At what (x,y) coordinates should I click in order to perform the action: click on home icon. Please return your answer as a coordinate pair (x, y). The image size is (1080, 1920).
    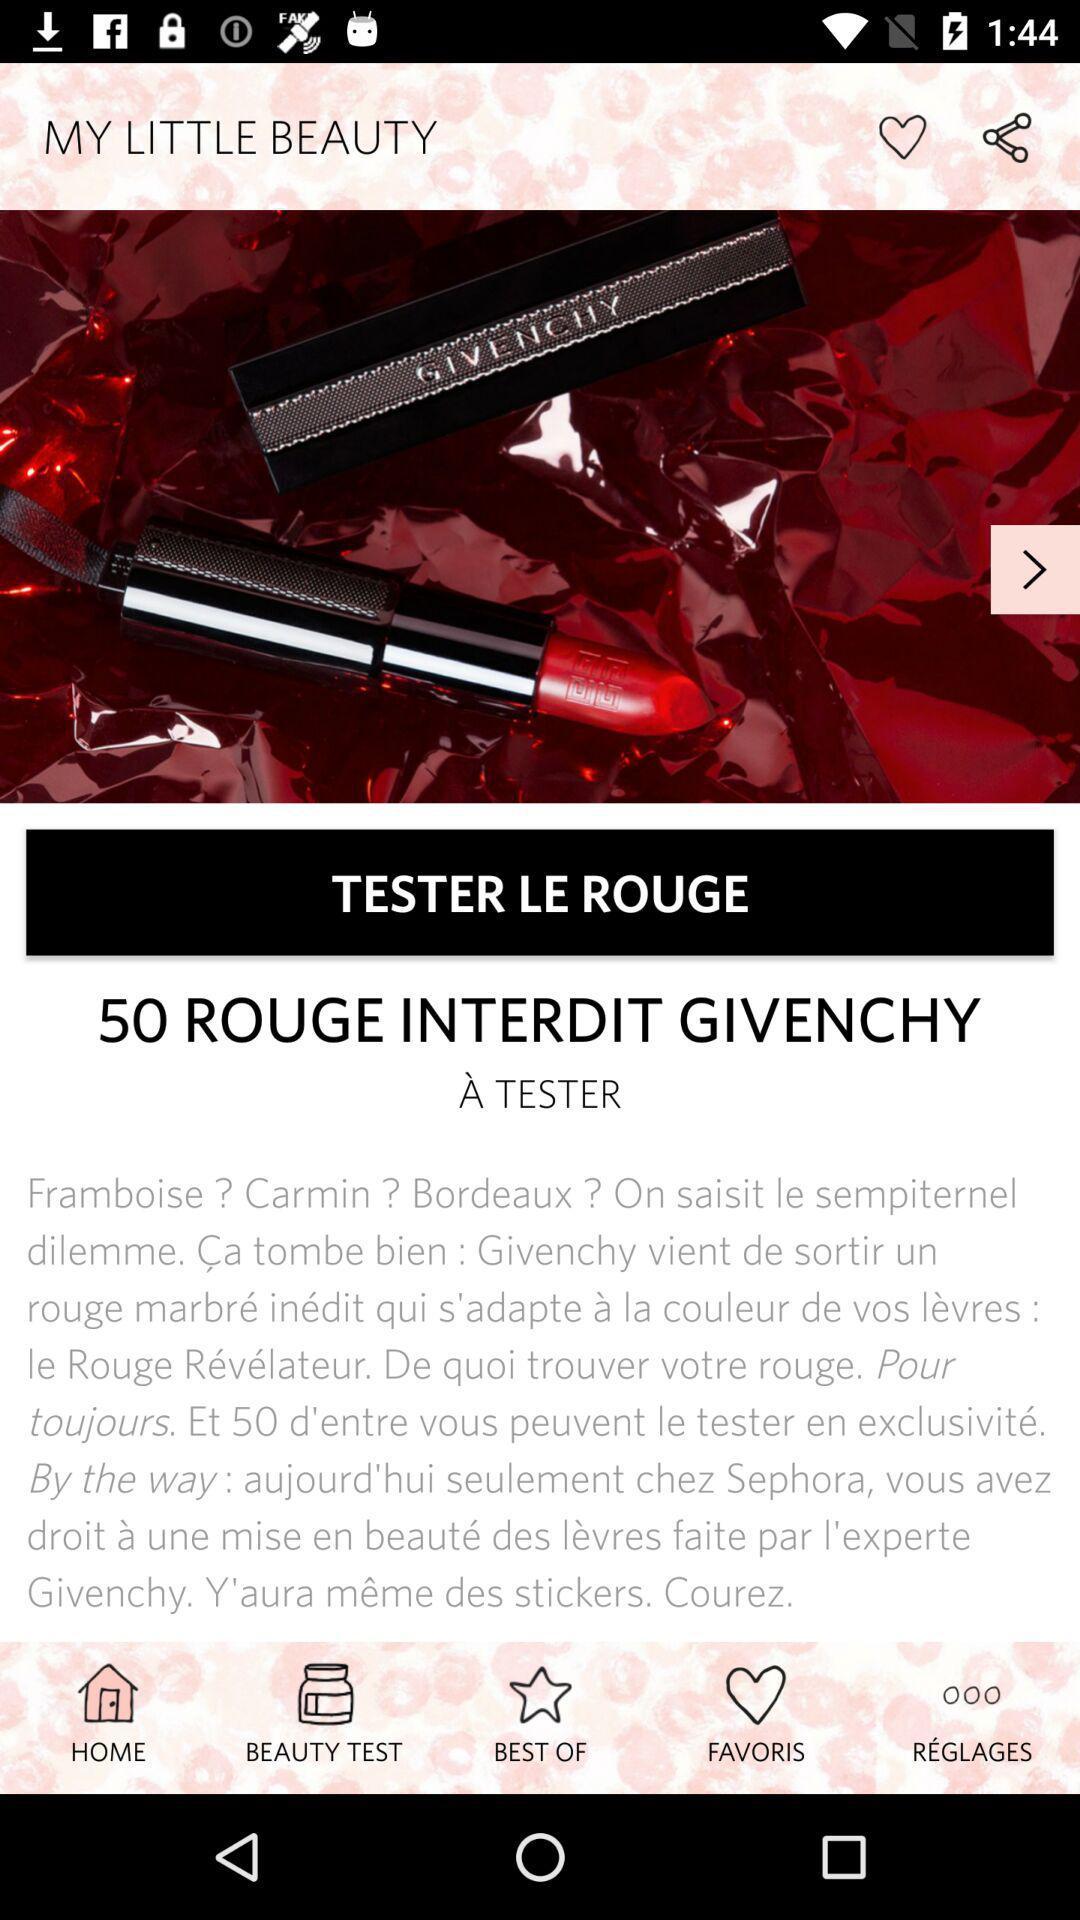
    Looking at the image, I should click on (108, 1716).